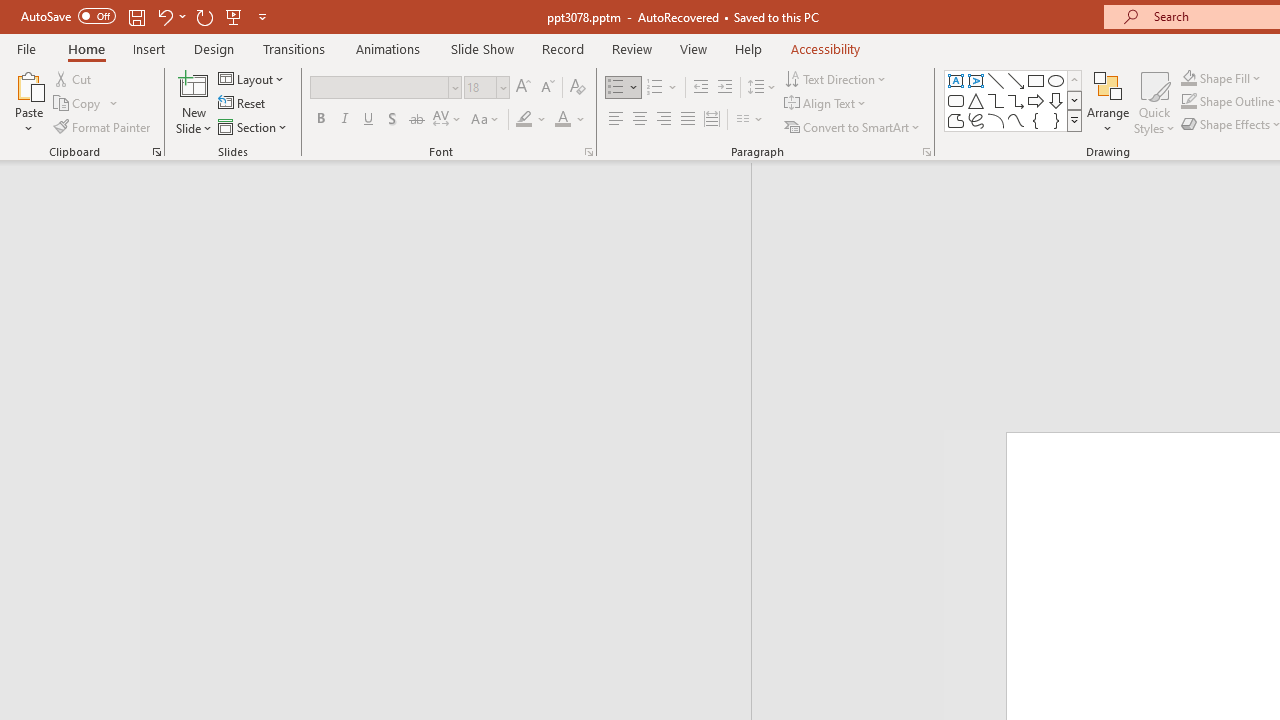  I want to click on 'Oval', so click(1055, 80).